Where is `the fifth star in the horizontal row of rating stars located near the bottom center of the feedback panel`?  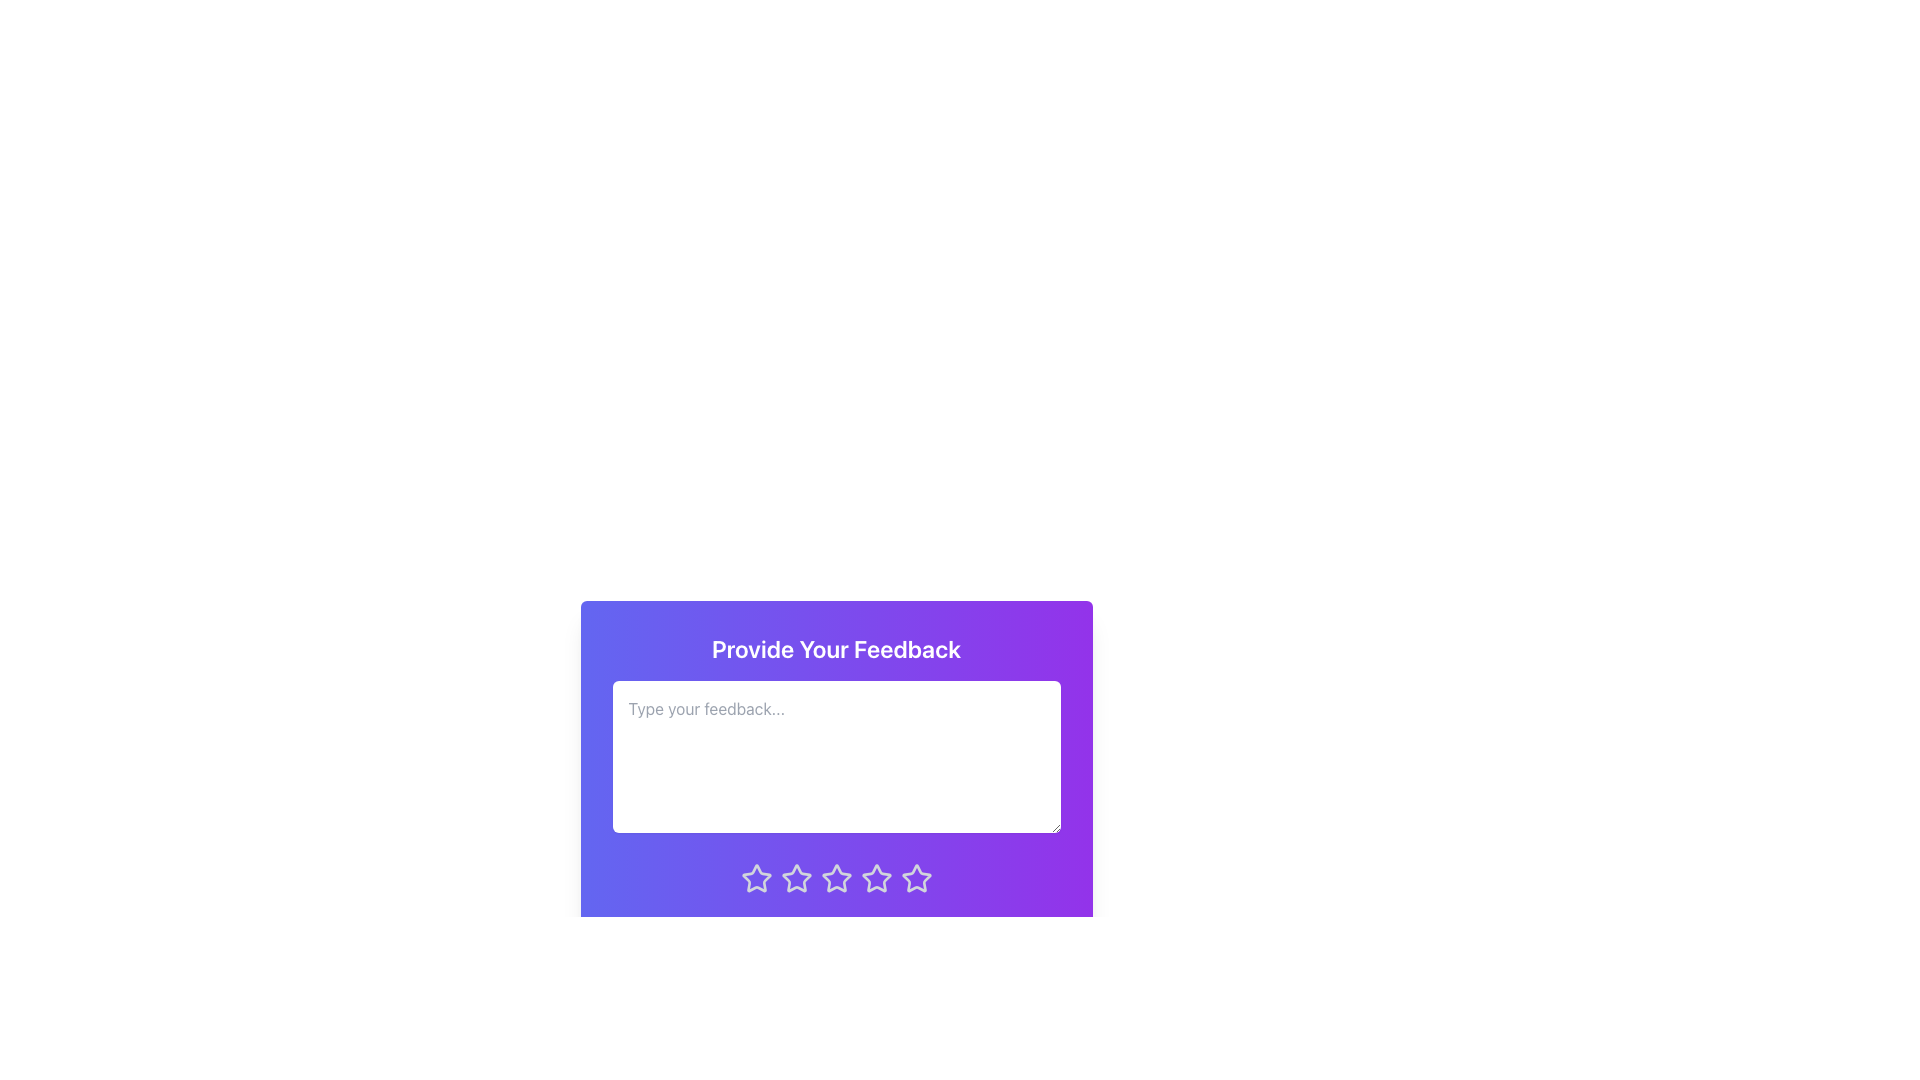
the fifth star in the horizontal row of rating stars located near the bottom center of the feedback panel is located at coordinates (915, 878).